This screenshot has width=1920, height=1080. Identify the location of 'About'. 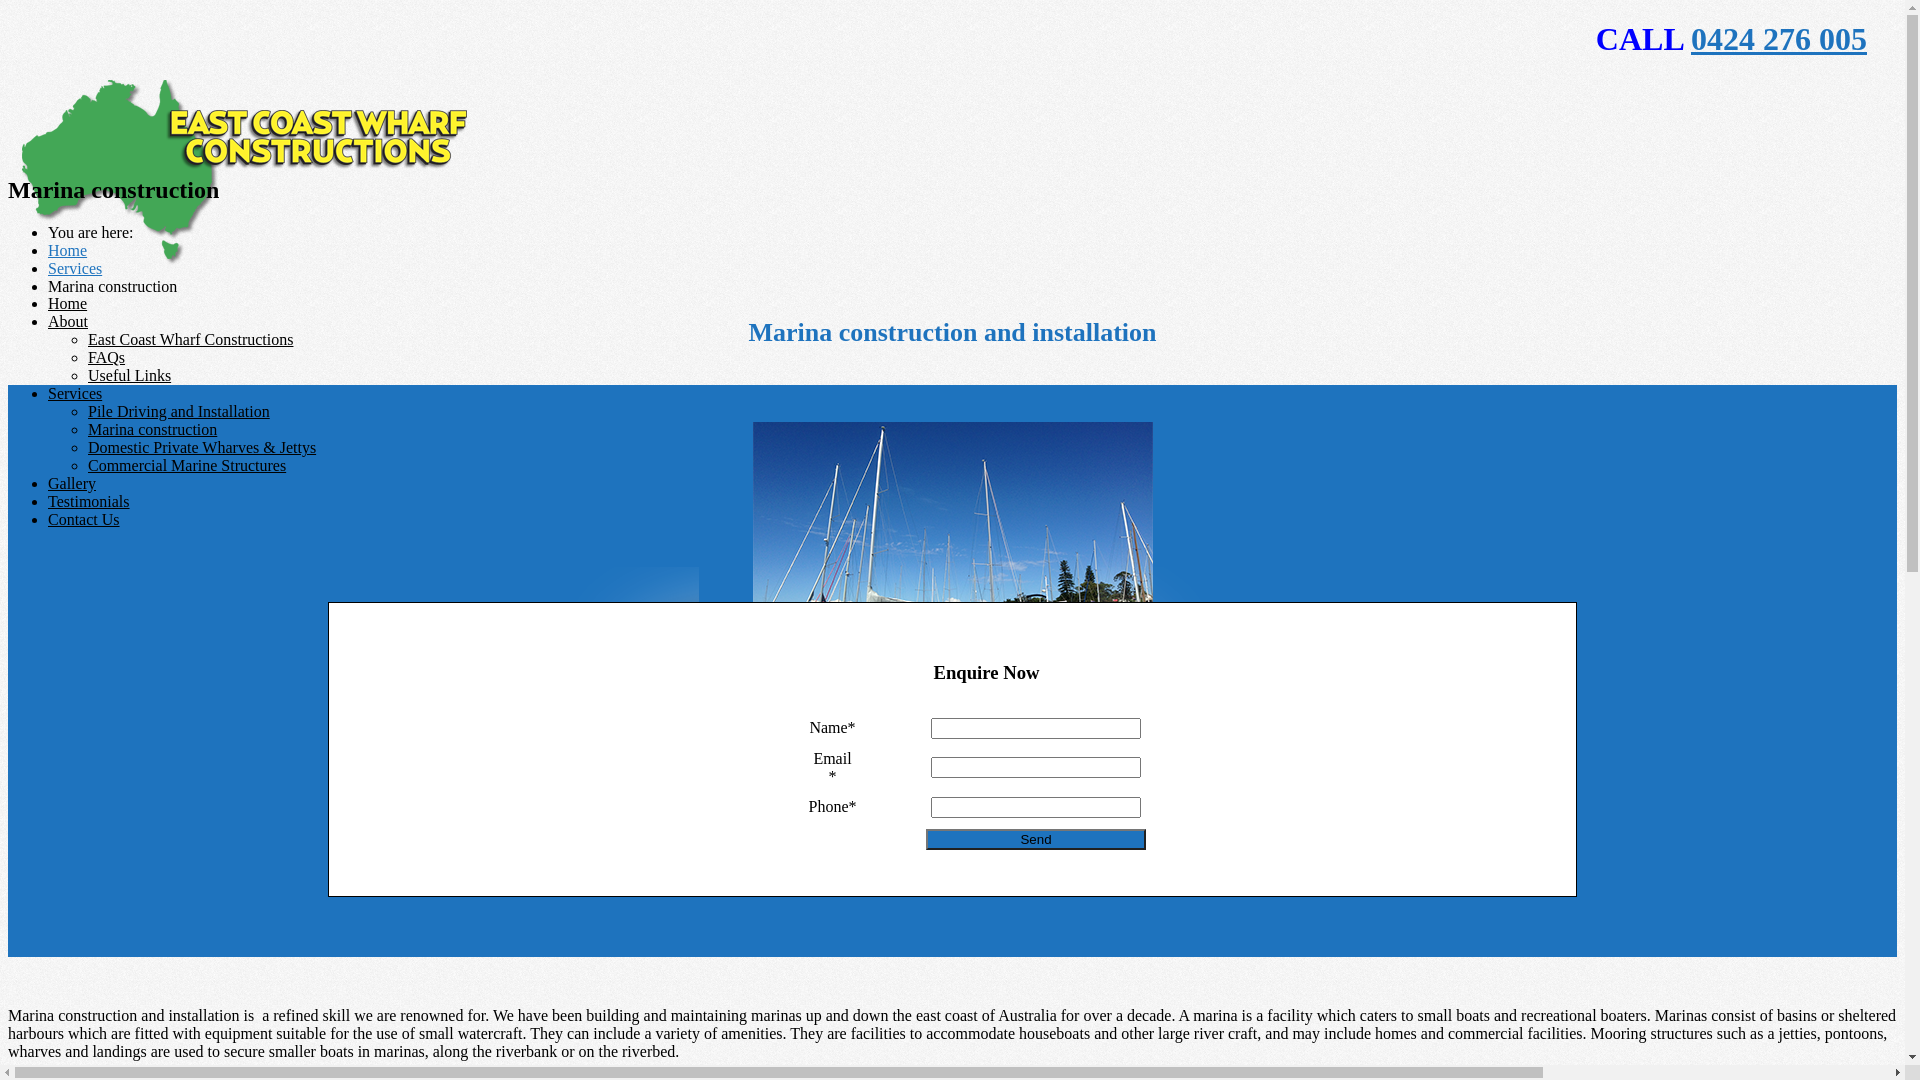
(67, 320).